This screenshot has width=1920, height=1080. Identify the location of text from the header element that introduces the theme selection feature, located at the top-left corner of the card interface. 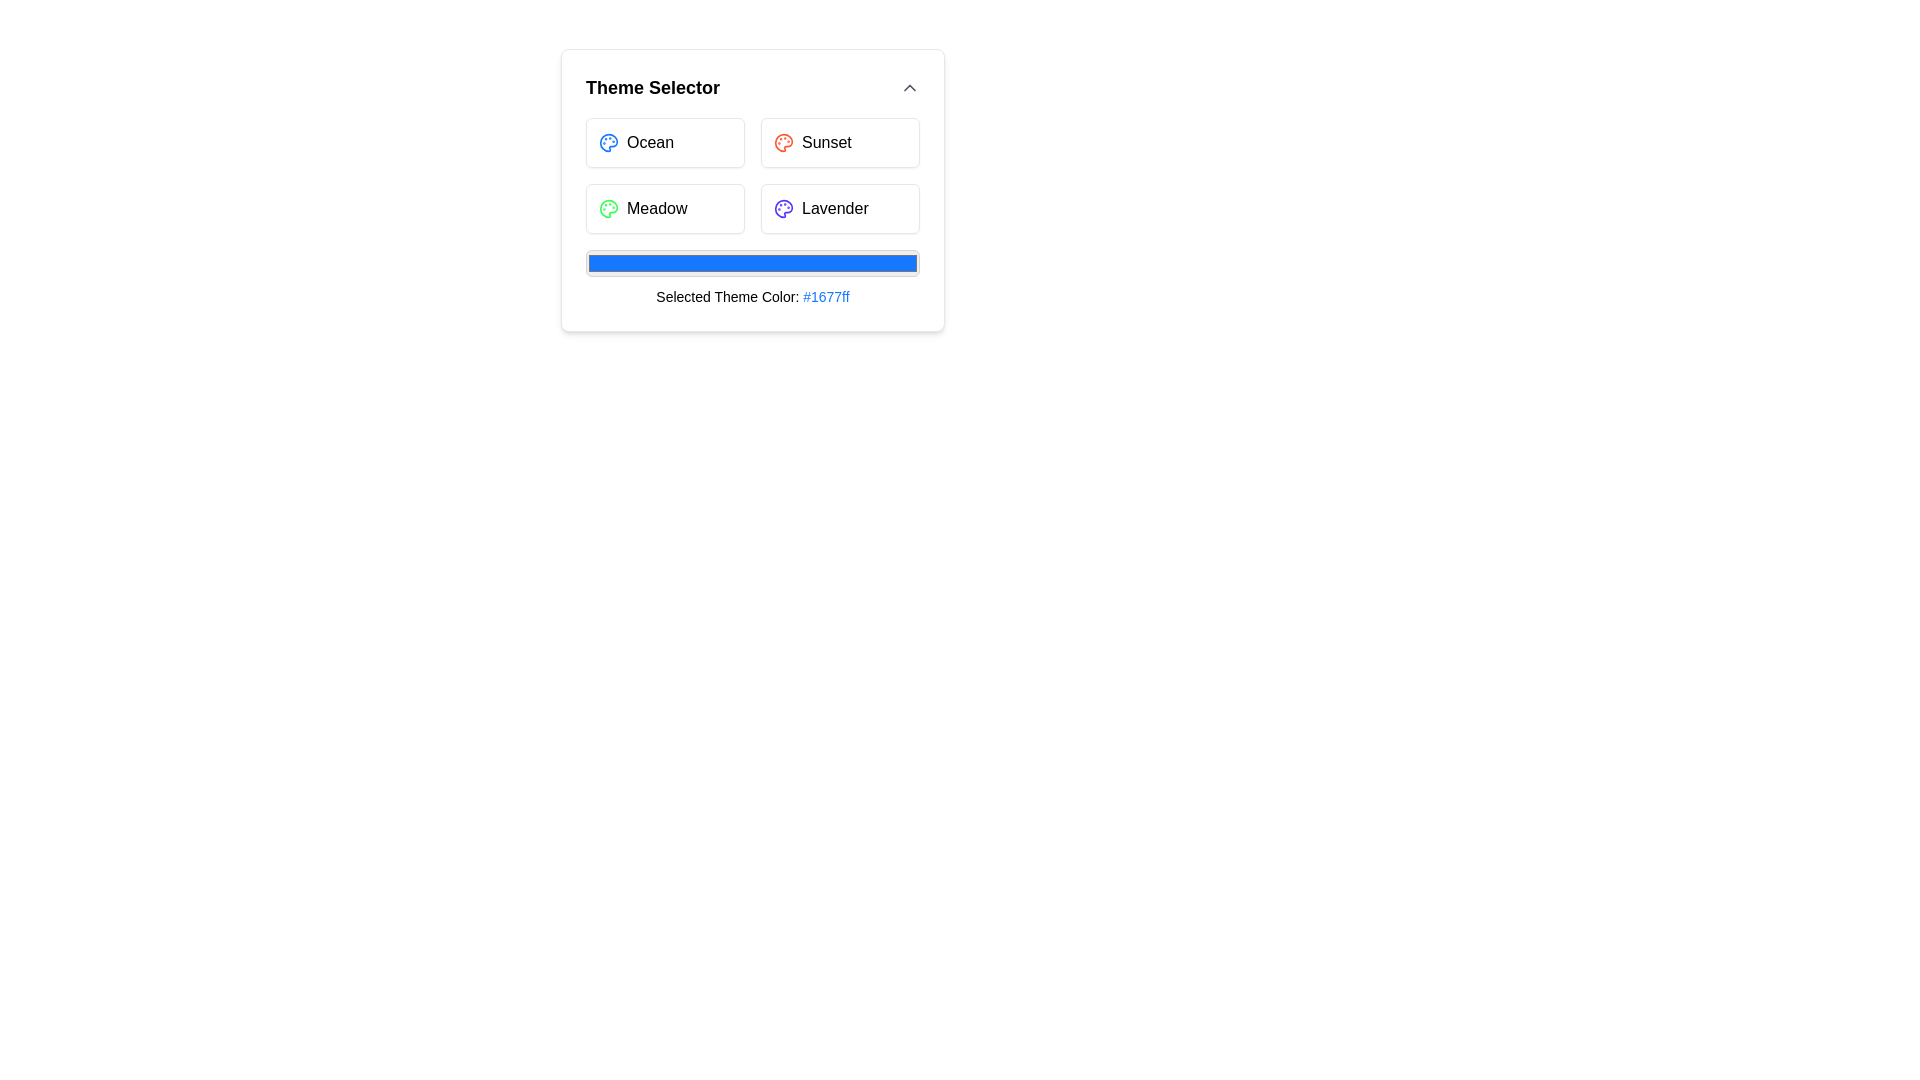
(652, 87).